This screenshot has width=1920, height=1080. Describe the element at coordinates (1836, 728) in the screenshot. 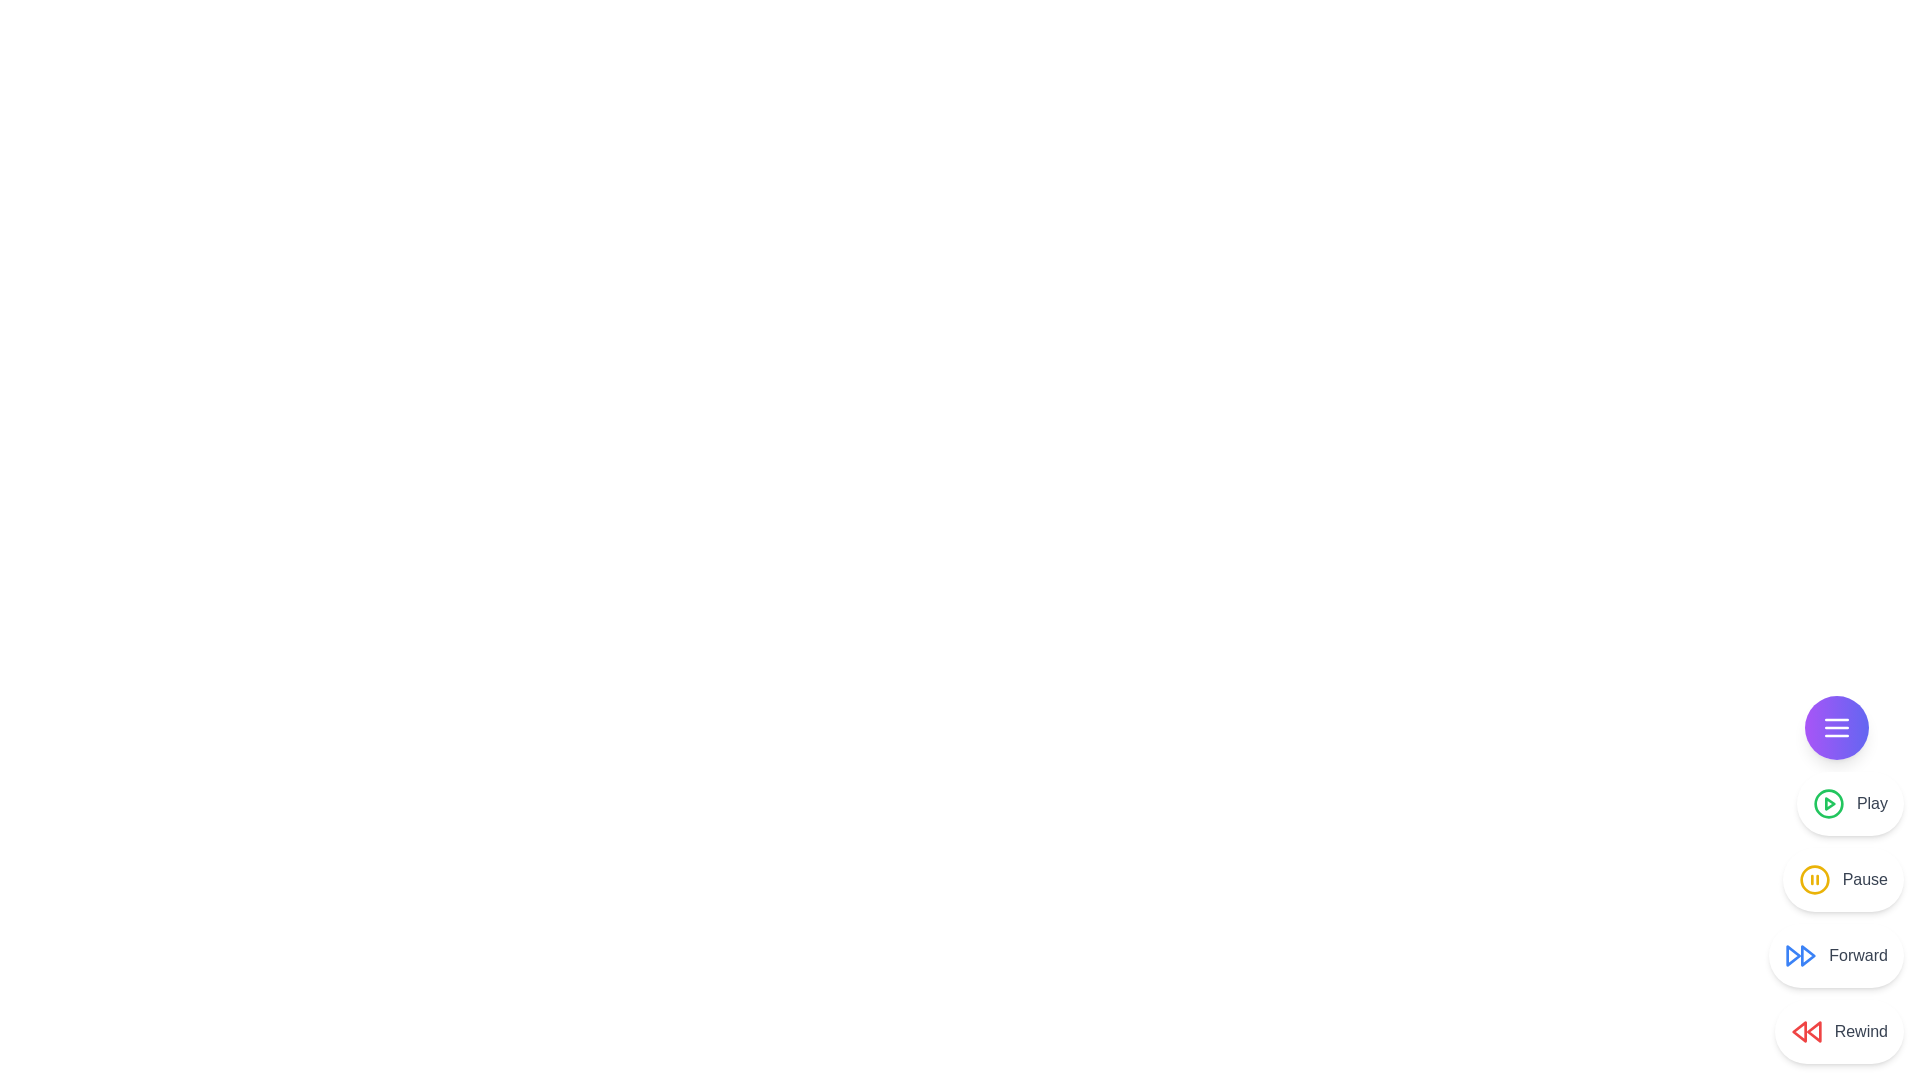

I see `the menu button to toggle the menu state` at that location.